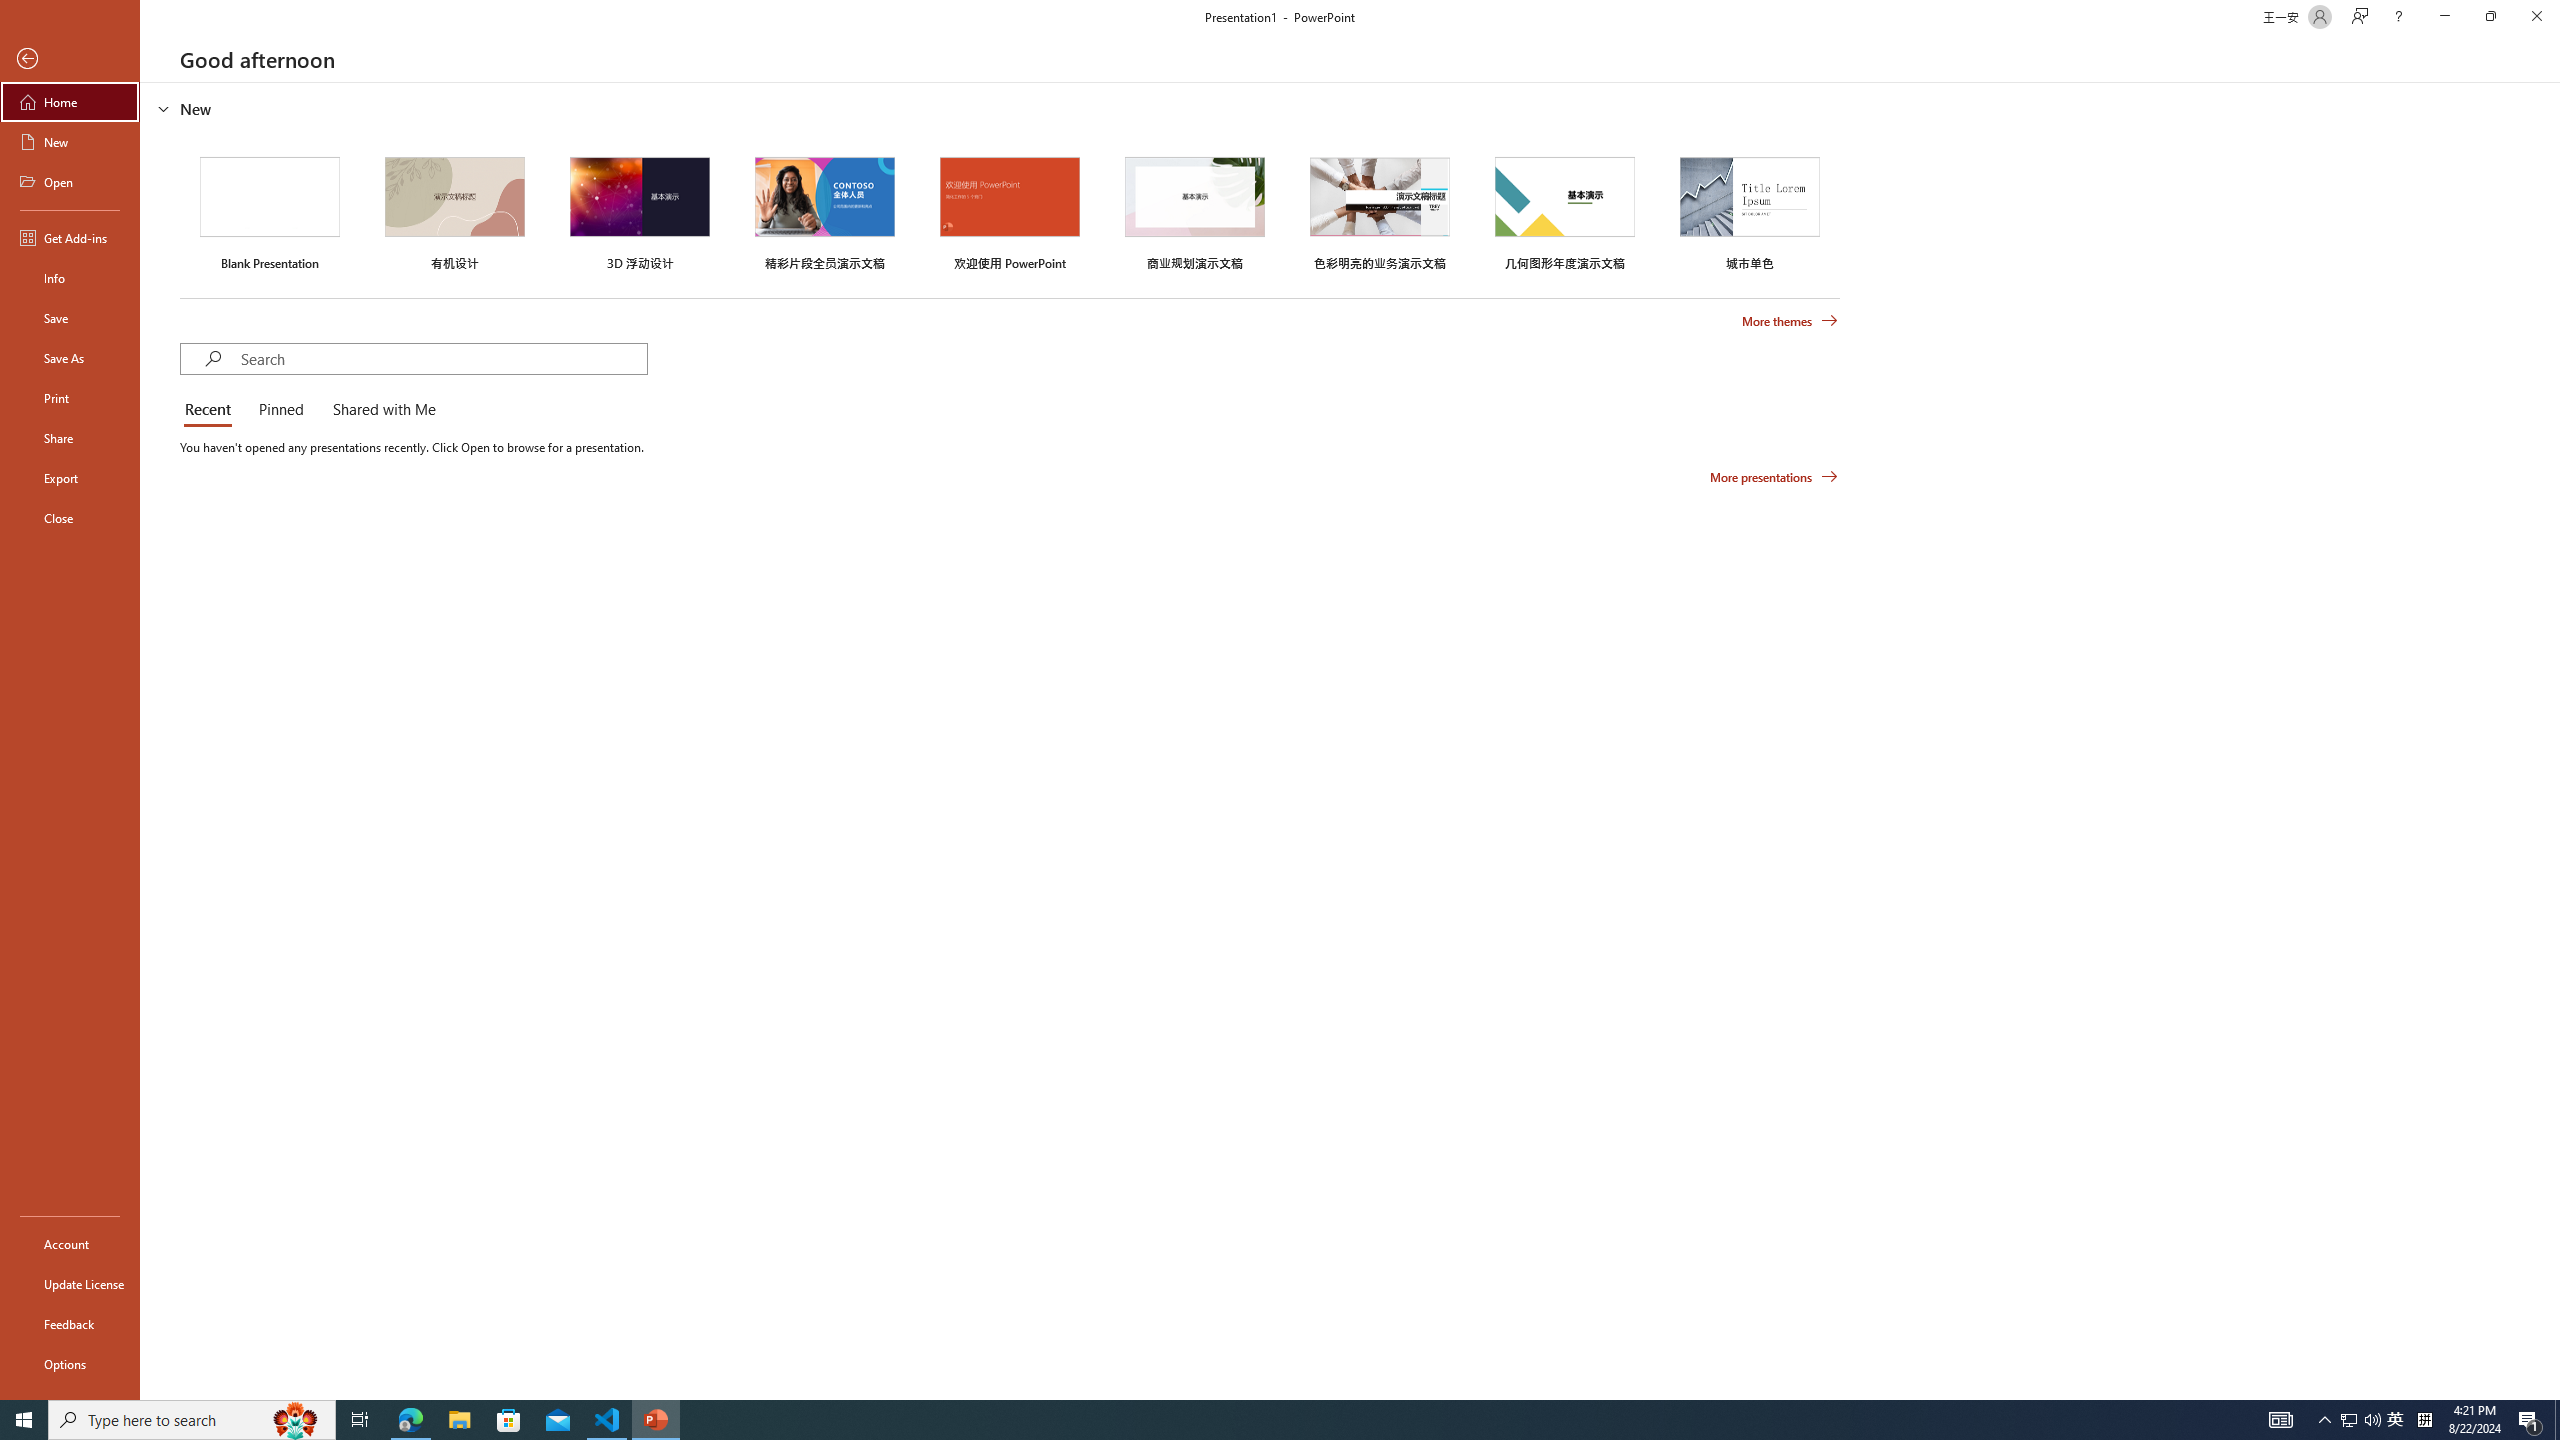 This screenshot has width=2560, height=1440. Describe the element at coordinates (69, 1363) in the screenshot. I see `'Options'` at that location.